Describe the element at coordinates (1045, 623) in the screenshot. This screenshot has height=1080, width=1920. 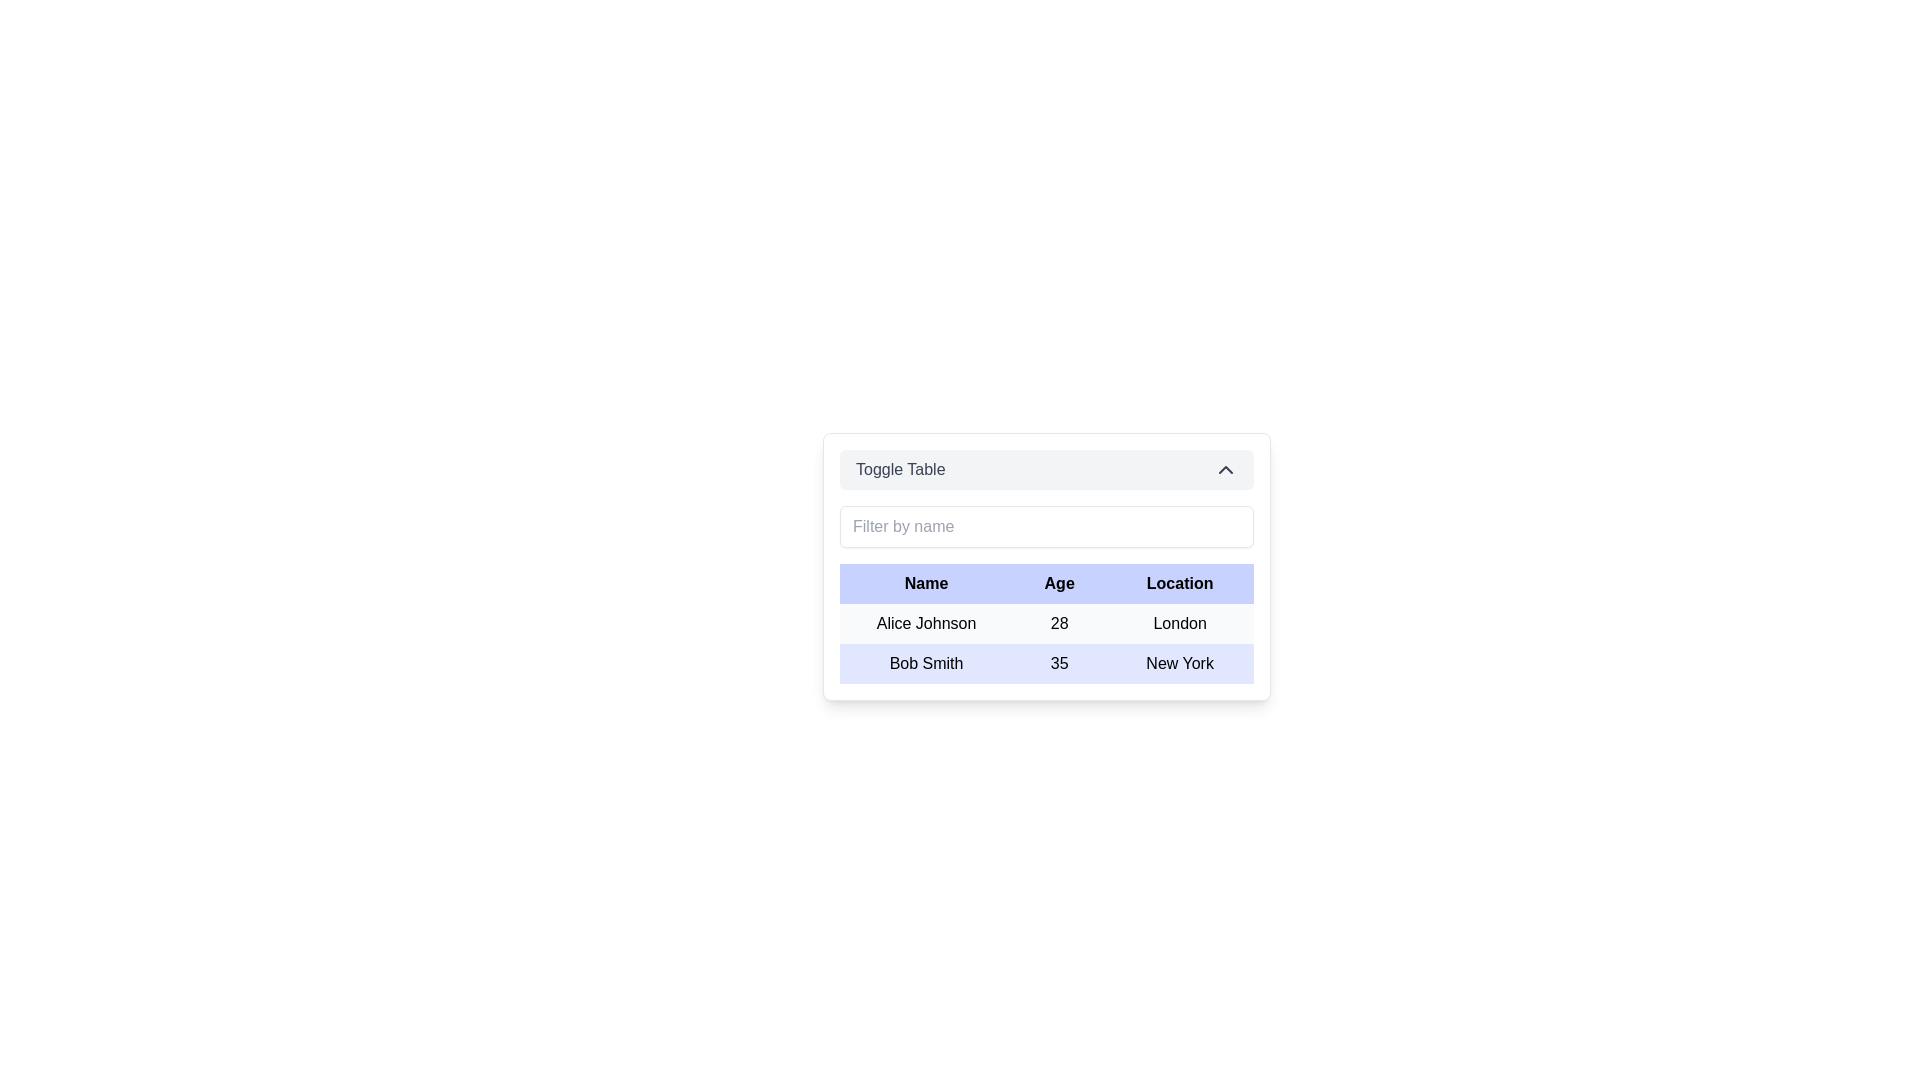
I see `the first row in the table that displays personal data entries, which is positioned above the row containing 'Bob Smith', '35', and 'New York'` at that location.